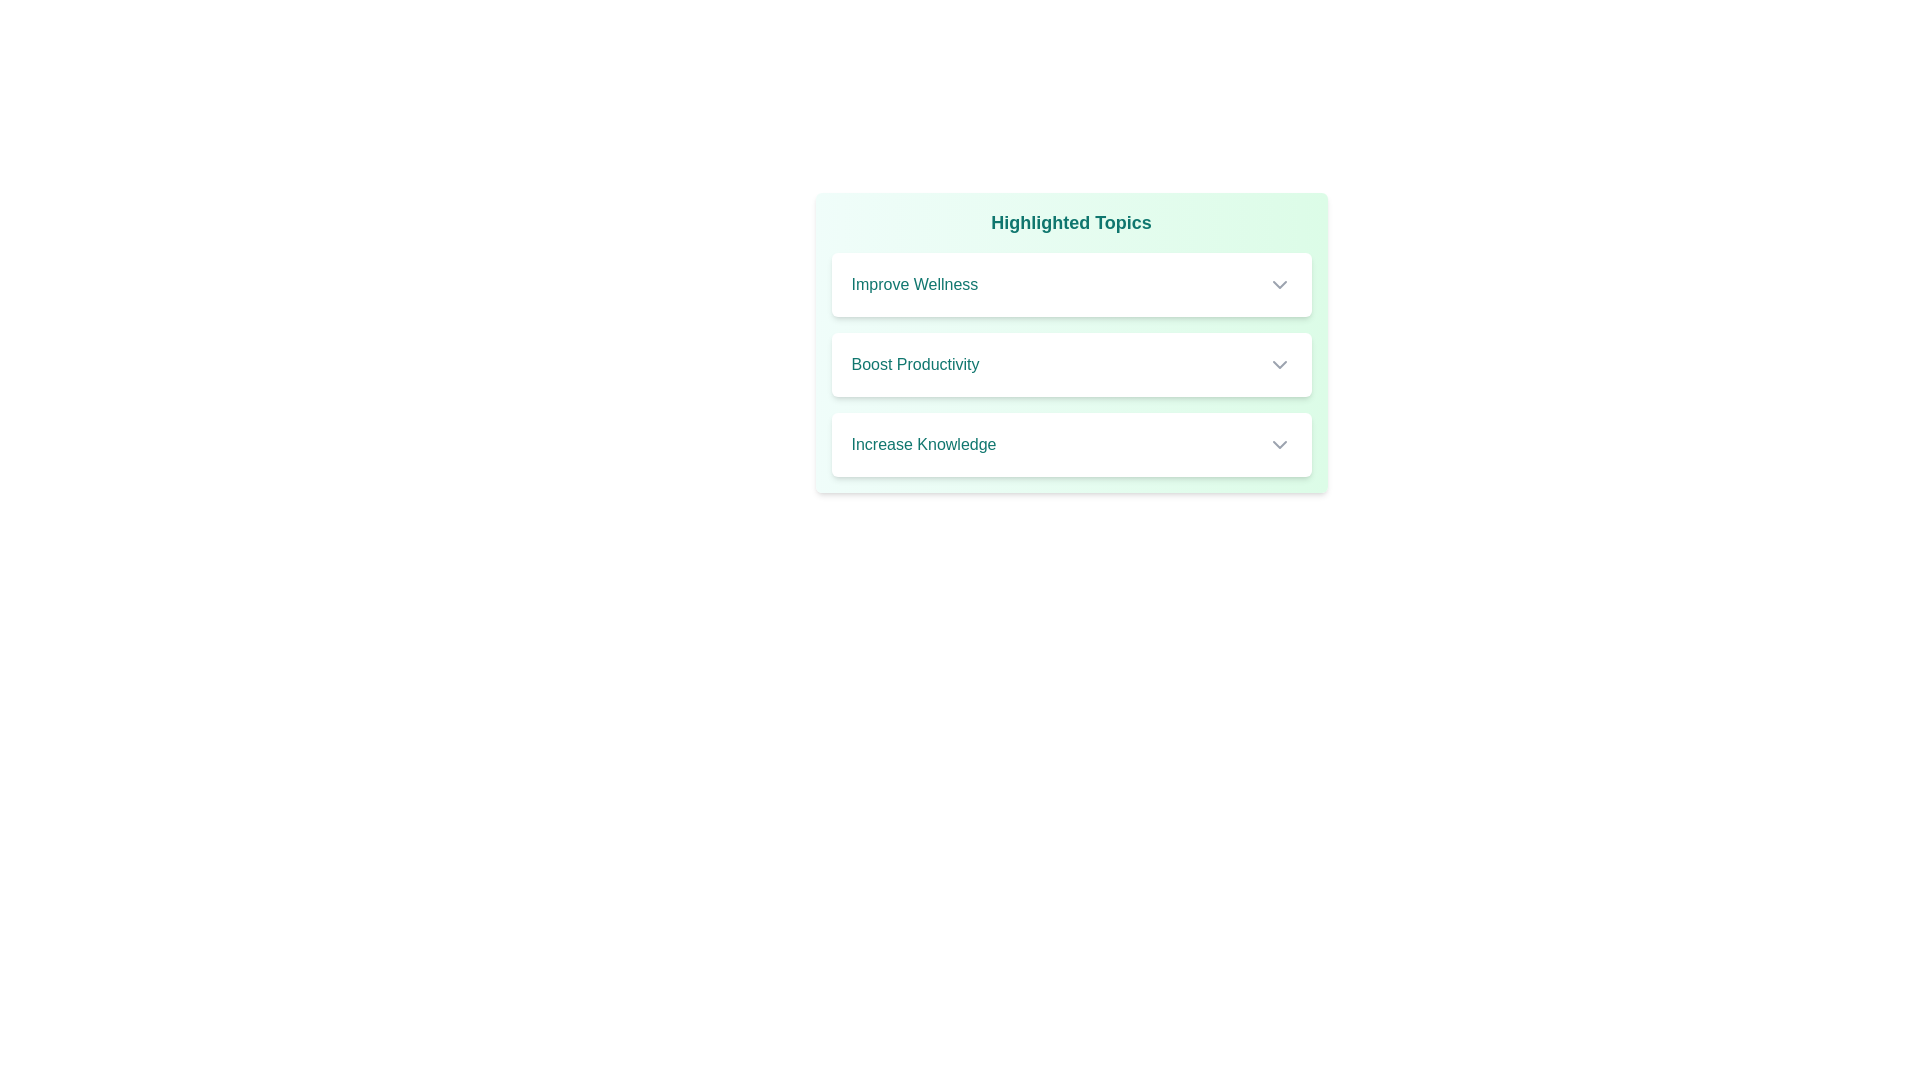 The width and height of the screenshot is (1920, 1080). What do you see at coordinates (913, 285) in the screenshot?
I see `the Text label indicating the section for improving wellness, which is the first item in a vertical list within the 'Highlighted Topics' light green box` at bounding box center [913, 285].